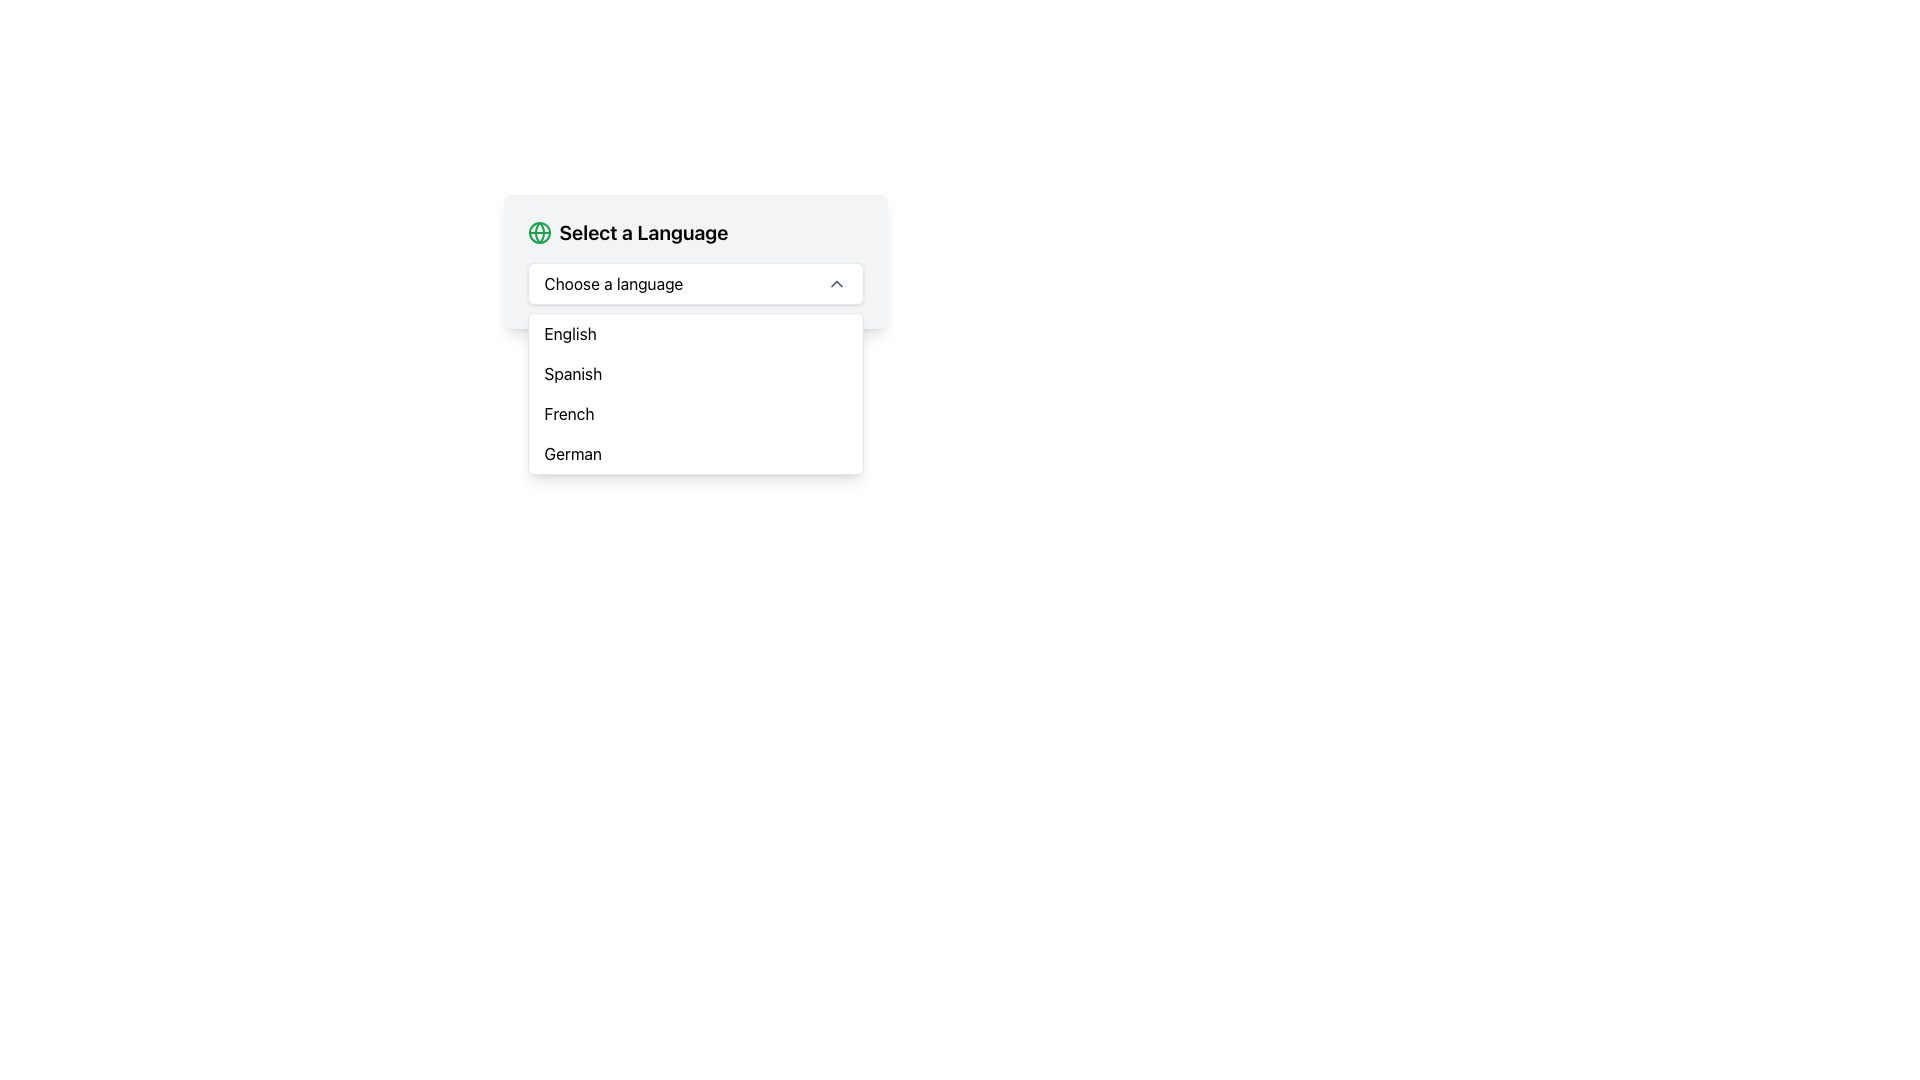 This screenshot has height=1080, width=1920. I want to click on the fourth item in the dropdown list labeled 'Select a Language', which displays 'German' in black and turns light green on hover, so click(695, 454).